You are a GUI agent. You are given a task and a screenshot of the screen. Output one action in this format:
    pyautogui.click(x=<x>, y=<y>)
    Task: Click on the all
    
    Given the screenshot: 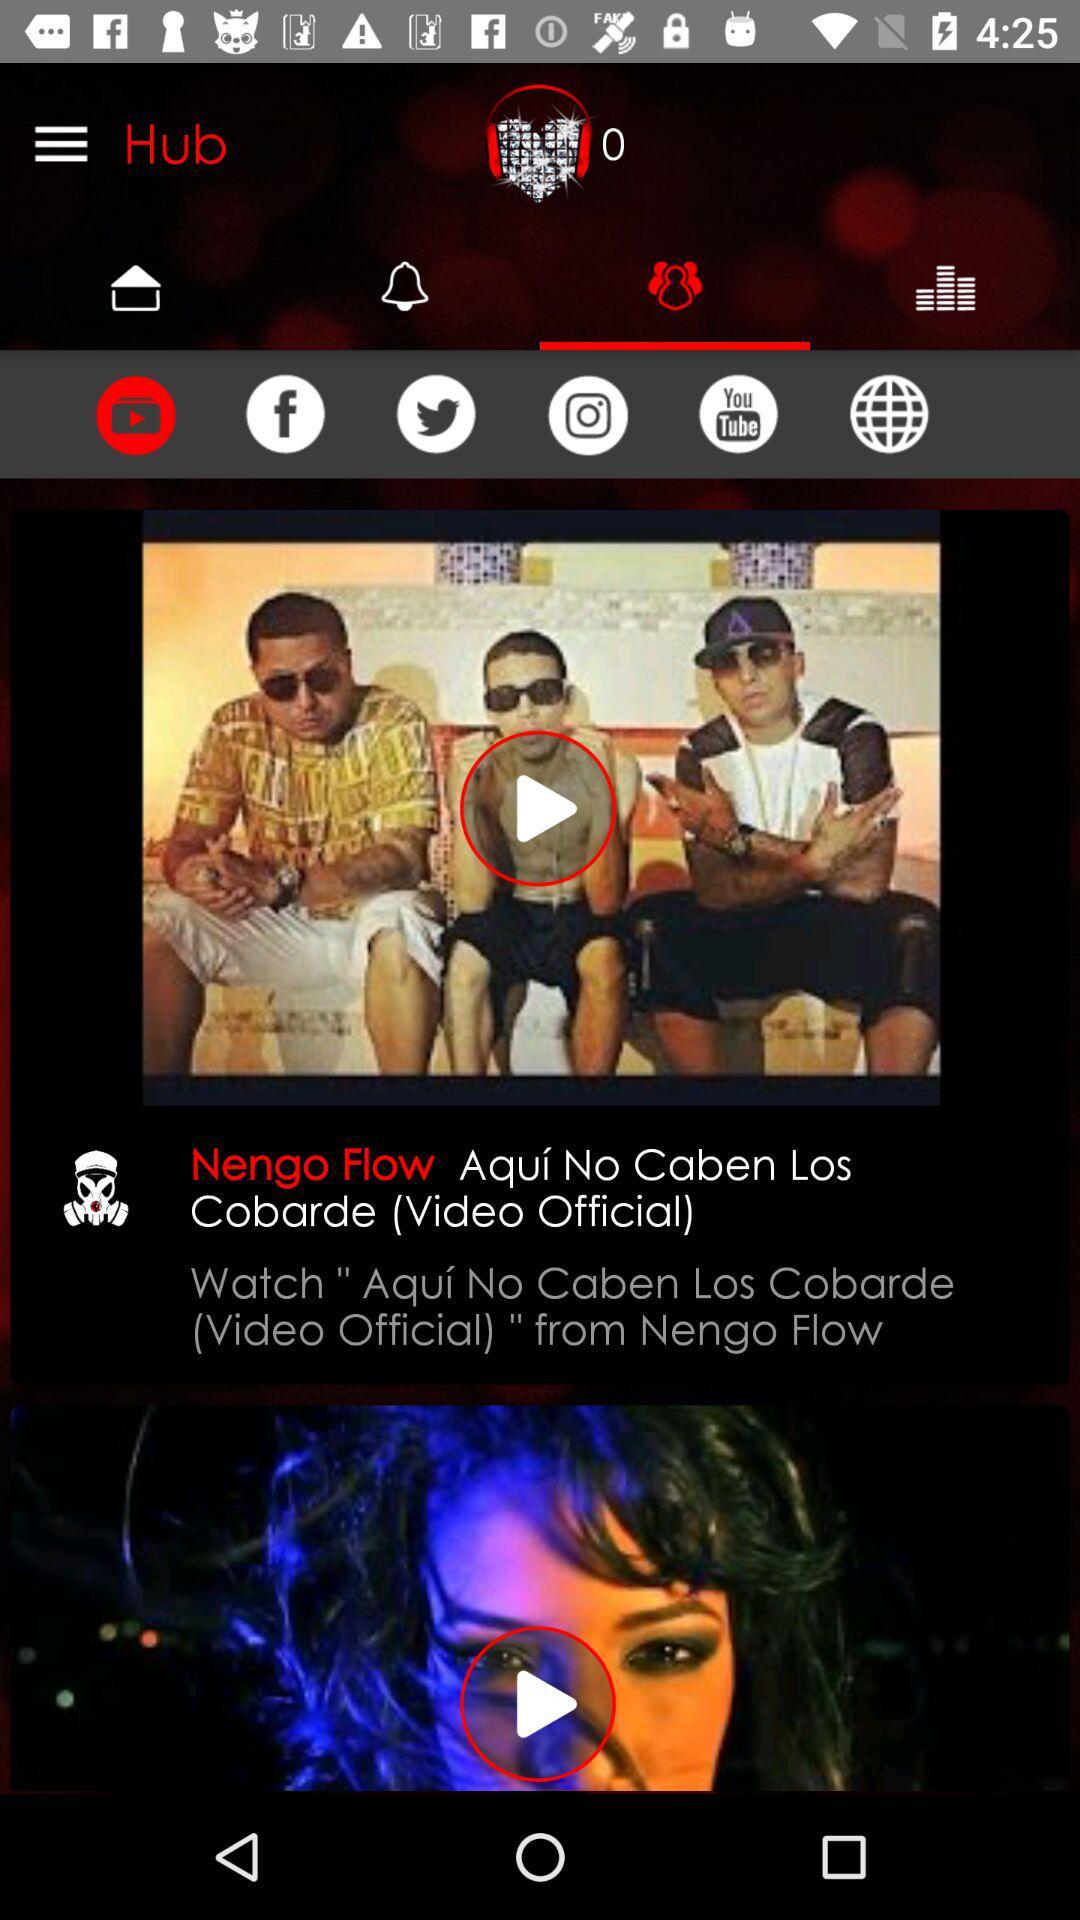 What is the action you would take?
    pyautogui.click(x=60, y=142)
    